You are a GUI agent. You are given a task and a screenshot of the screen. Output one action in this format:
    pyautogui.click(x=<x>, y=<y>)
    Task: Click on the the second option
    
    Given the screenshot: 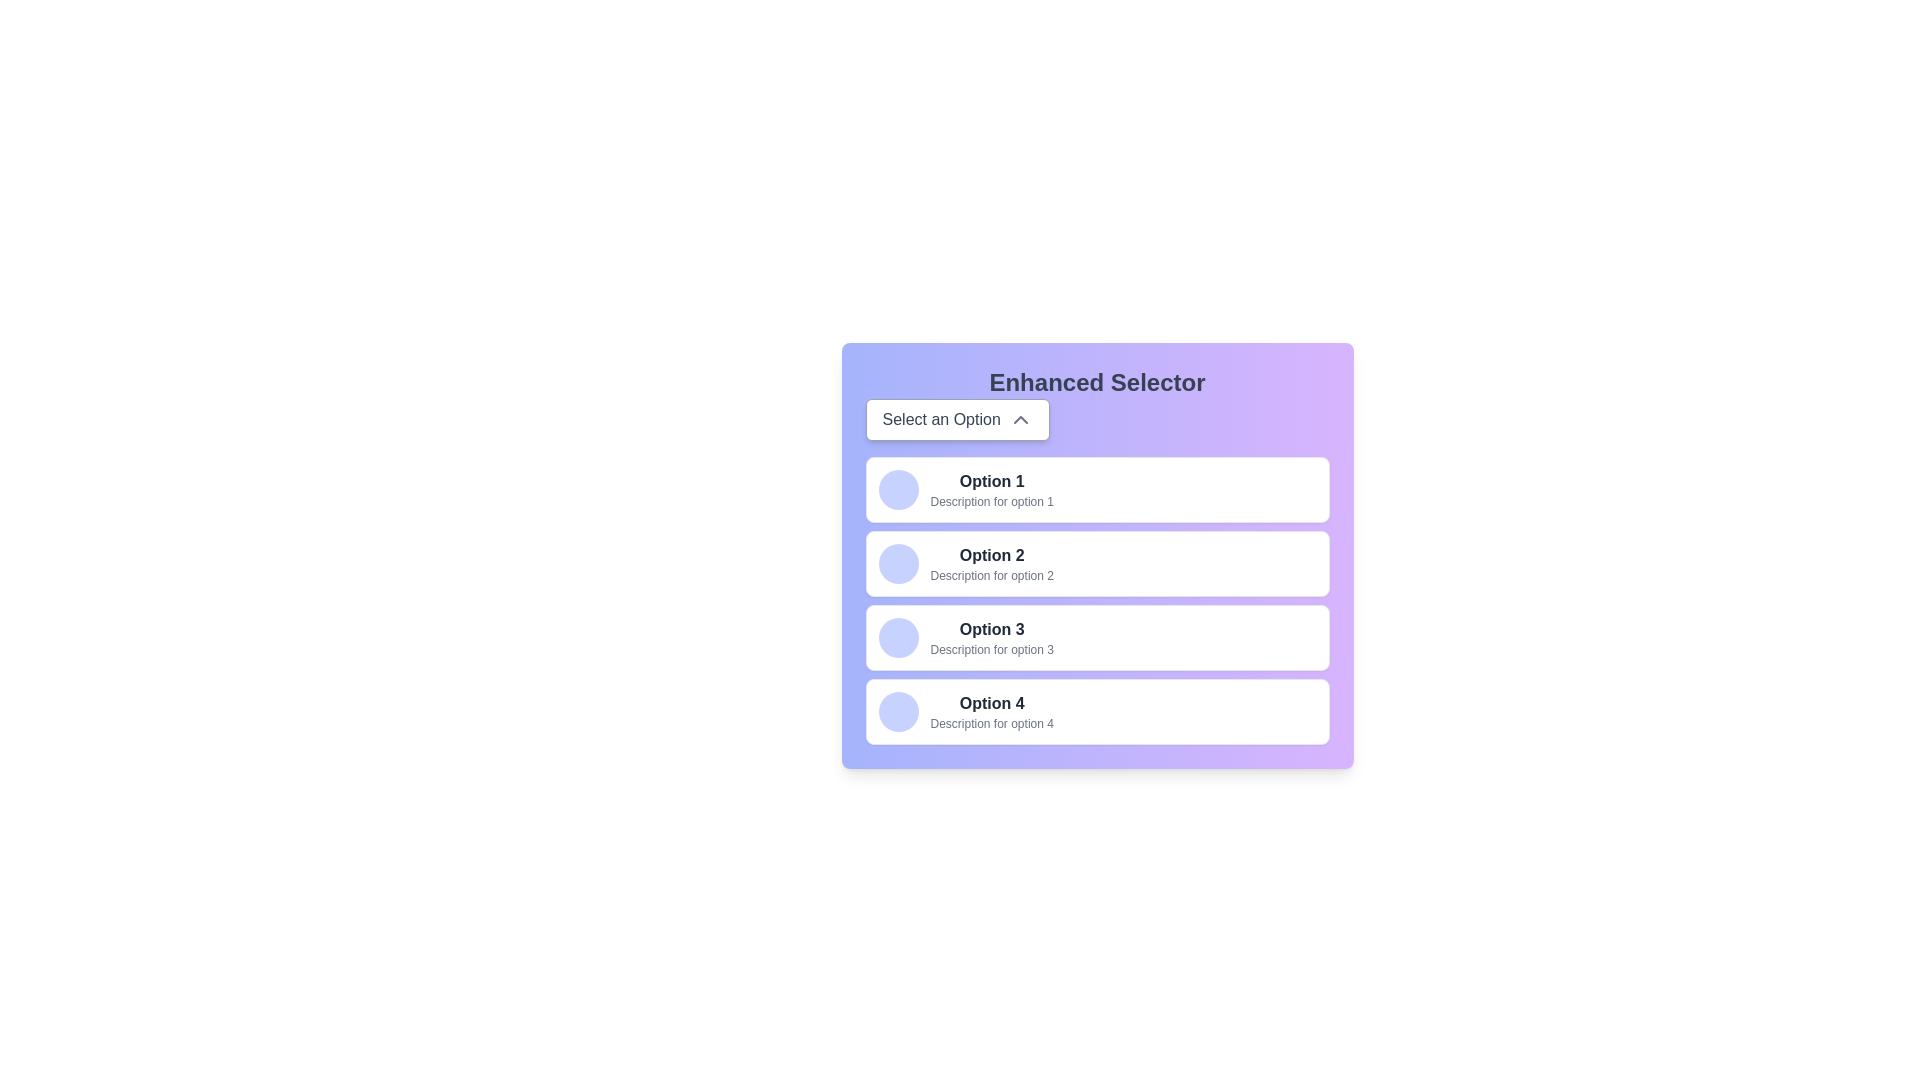 What is the action you would take?
    pyautogui.click(x=1096, y=555)
    